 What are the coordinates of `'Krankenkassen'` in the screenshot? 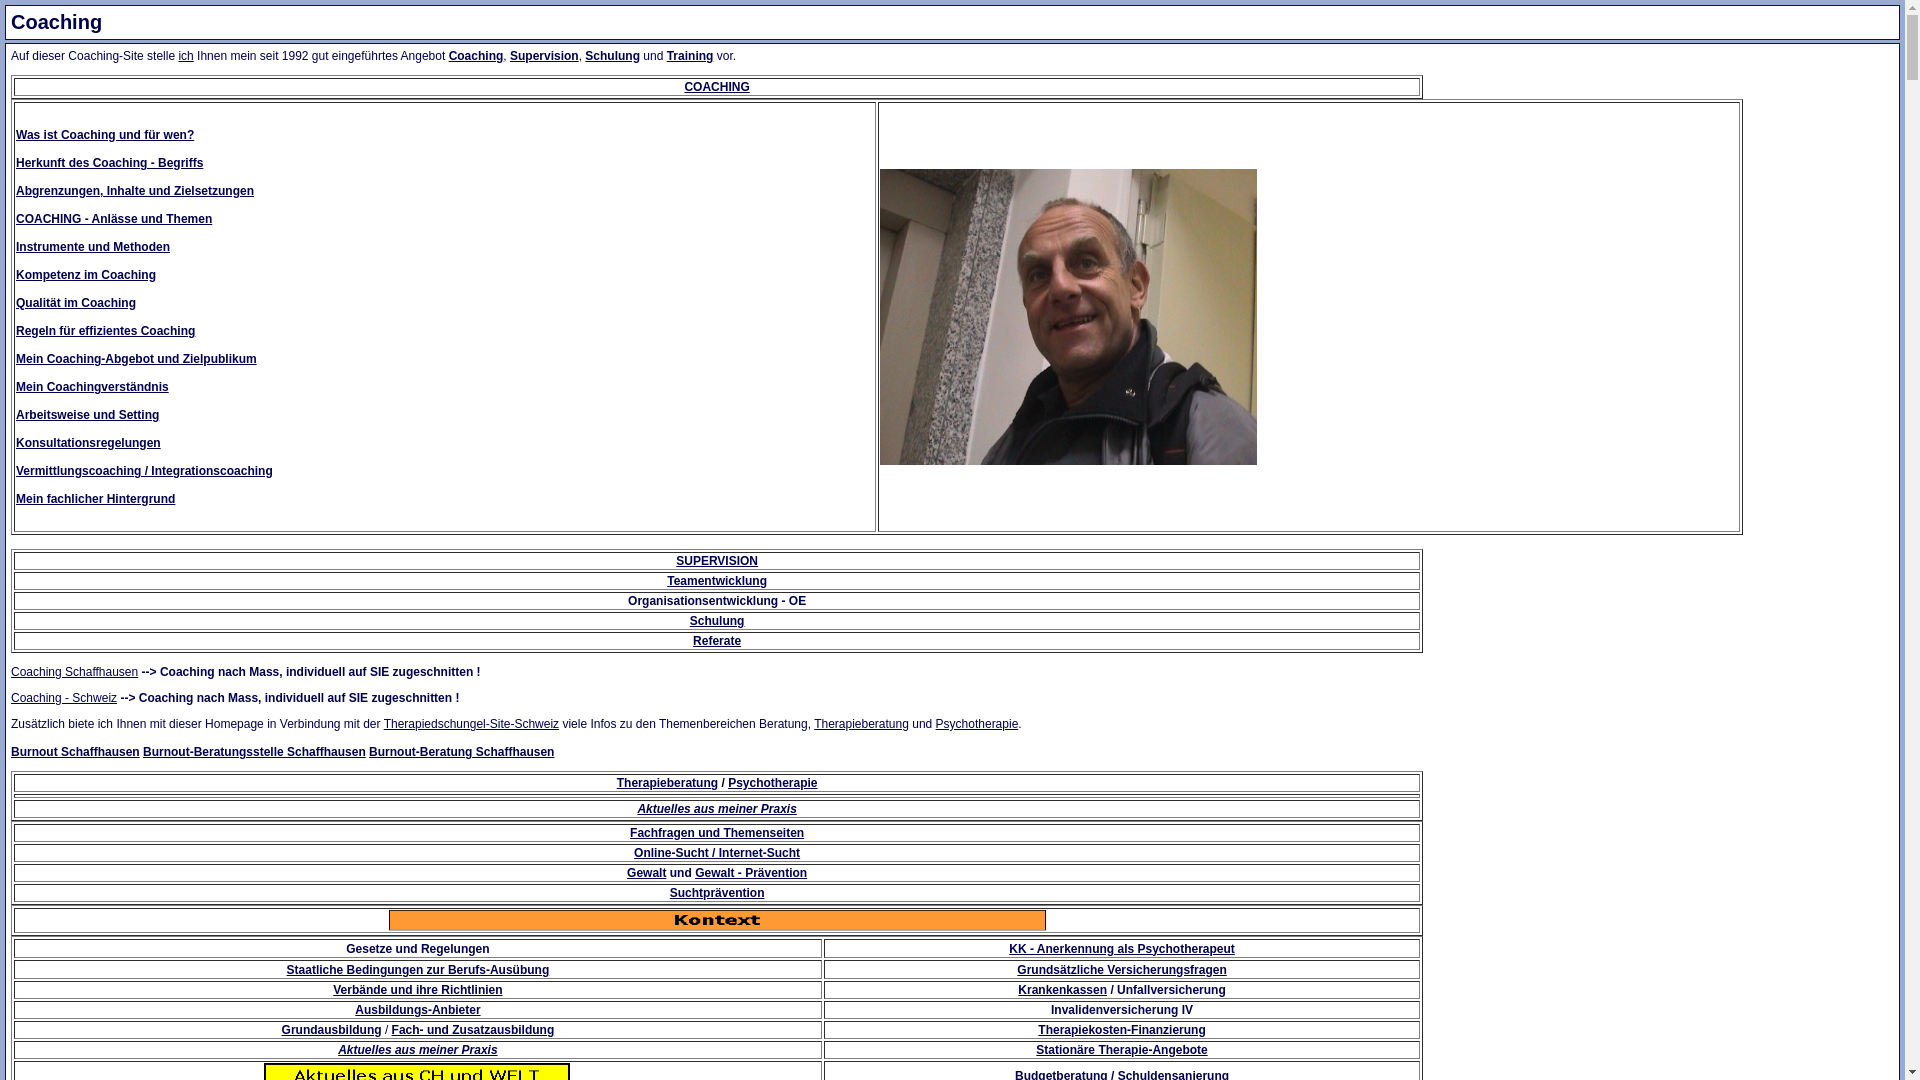 It's located at (1061, 990).